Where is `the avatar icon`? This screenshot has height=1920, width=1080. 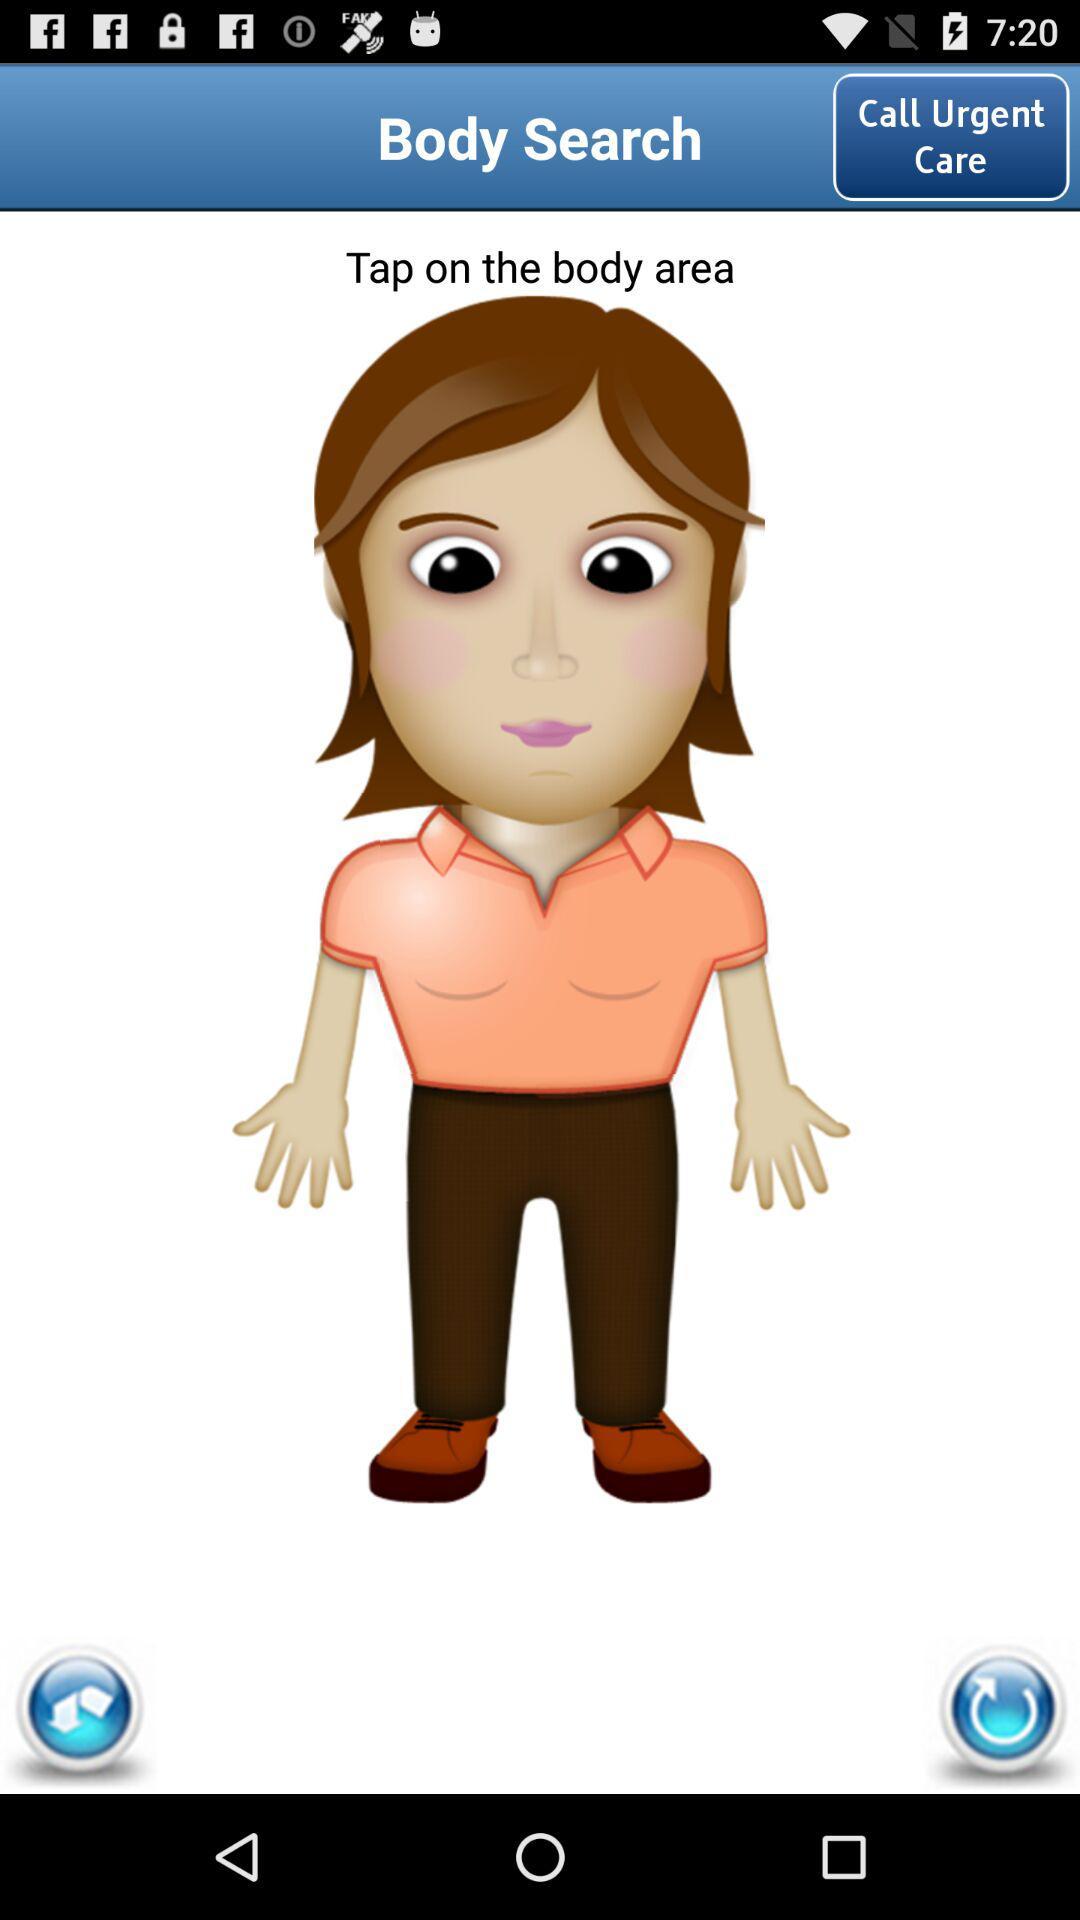 the avatar icon is located at coordinates (540, 744).